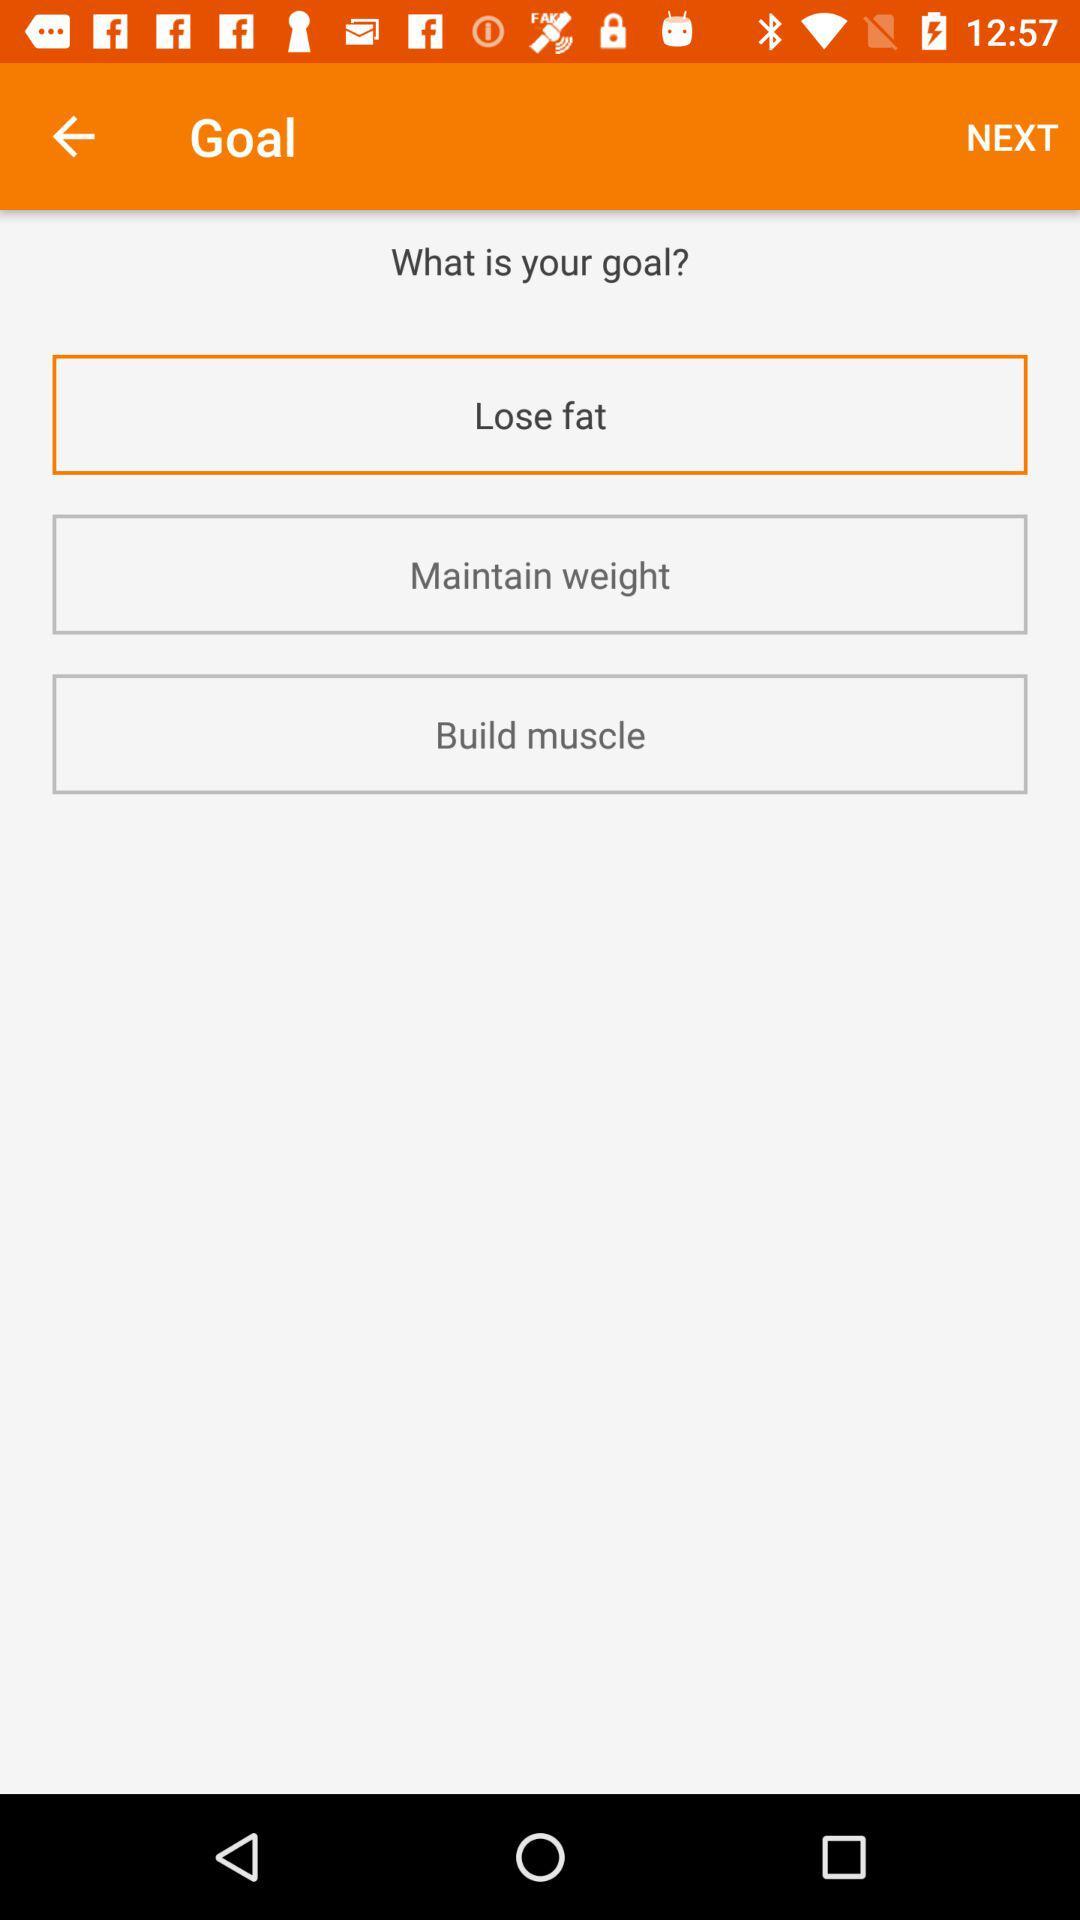  What do you see at coordinates (1012, 135) in the screenshot?
I see `icon above the what is your item` at bounding box center [1012, 135].